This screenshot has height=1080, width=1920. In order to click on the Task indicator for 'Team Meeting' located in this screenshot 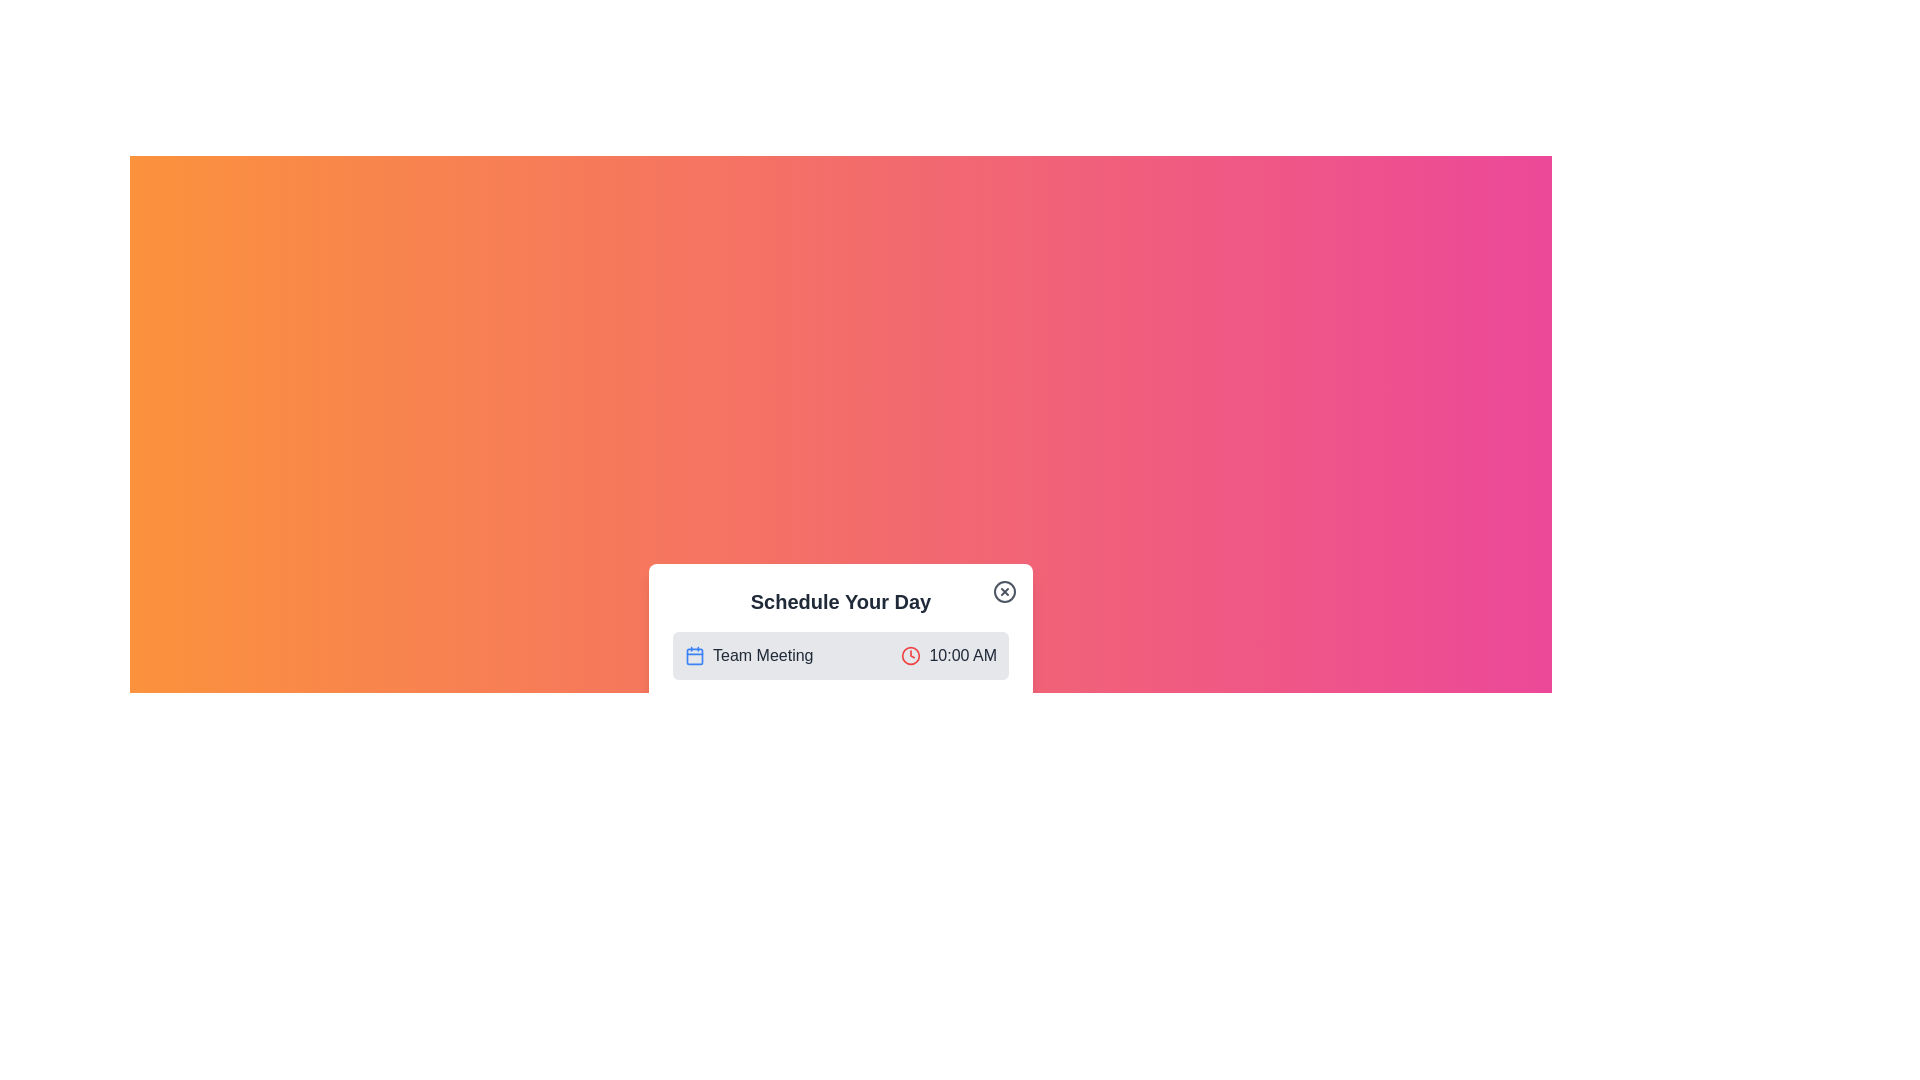, I will do `click(840, 686)`.